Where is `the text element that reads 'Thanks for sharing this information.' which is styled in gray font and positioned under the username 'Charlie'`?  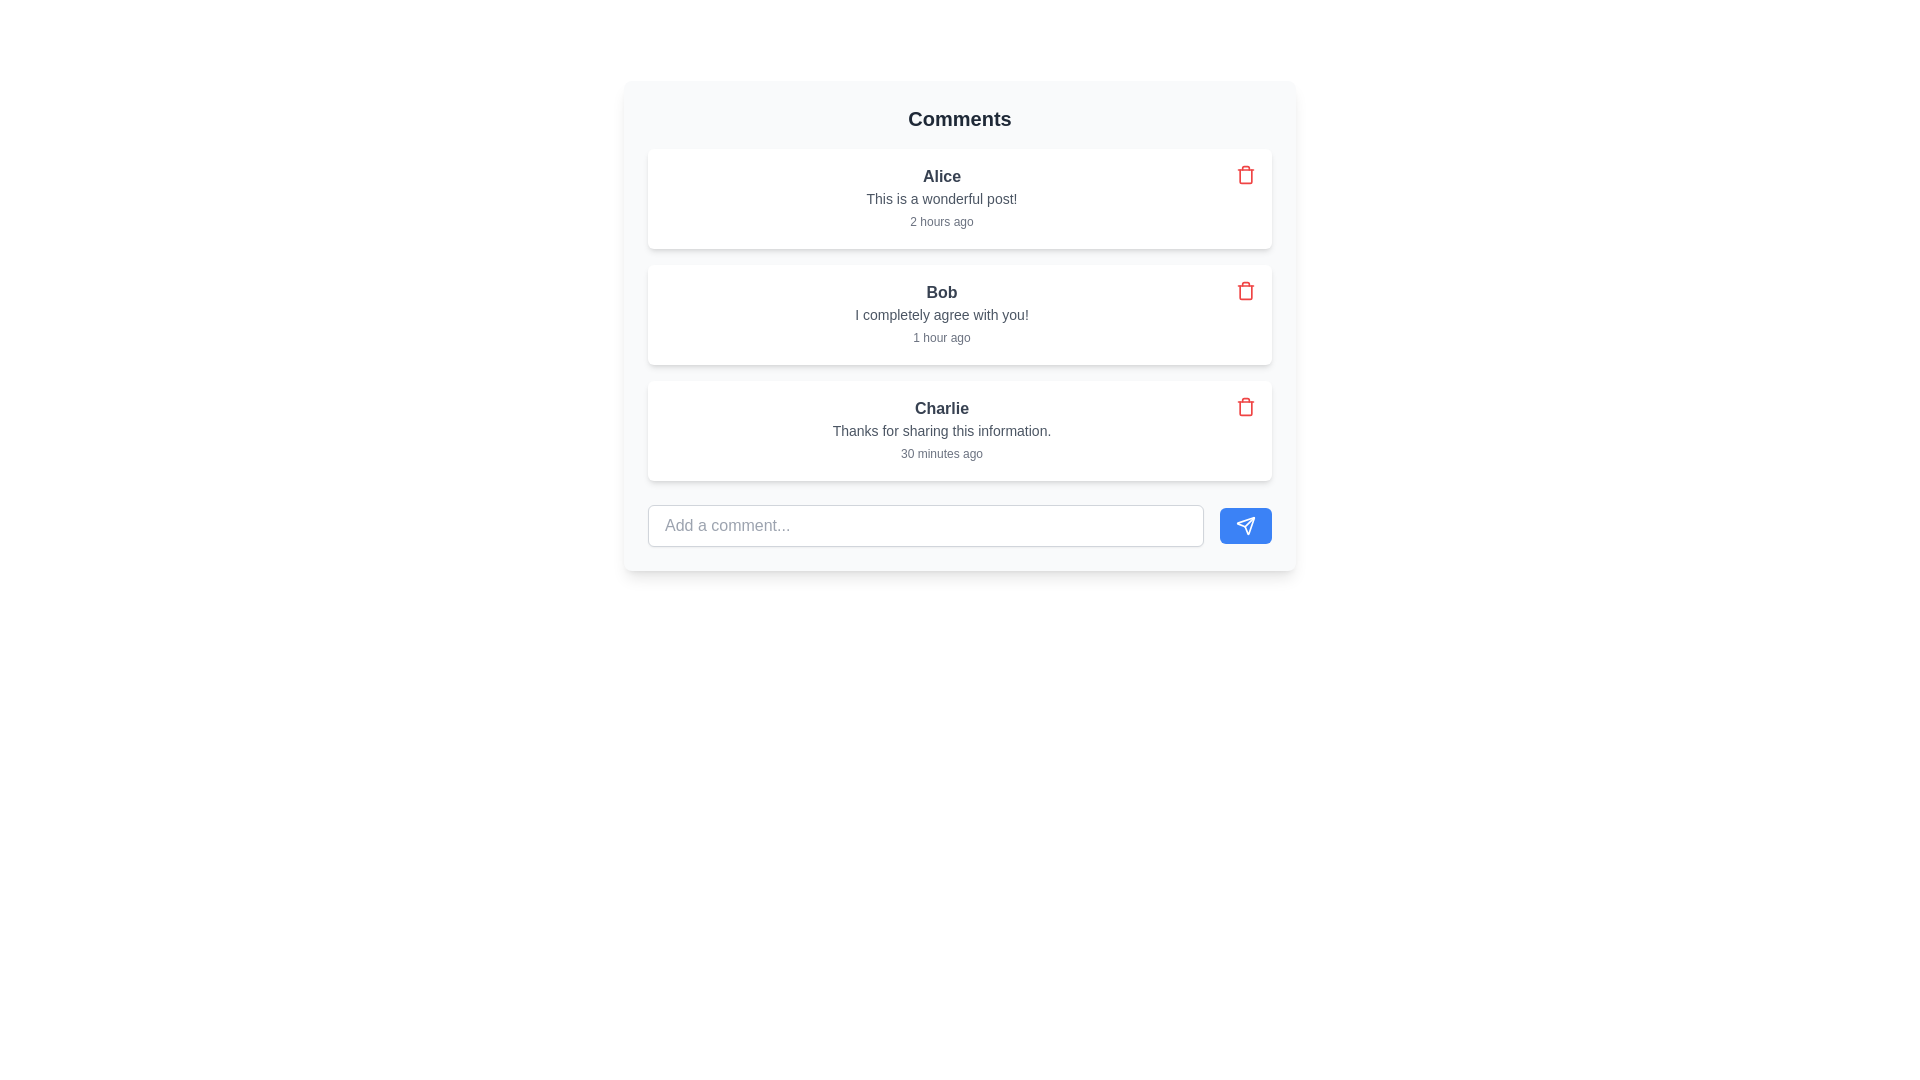
the text element that reads 'Thanks for sharing this information.' which is styled in gray font and positioned under the username 'Charlie' is located at coordinates (940, 430).